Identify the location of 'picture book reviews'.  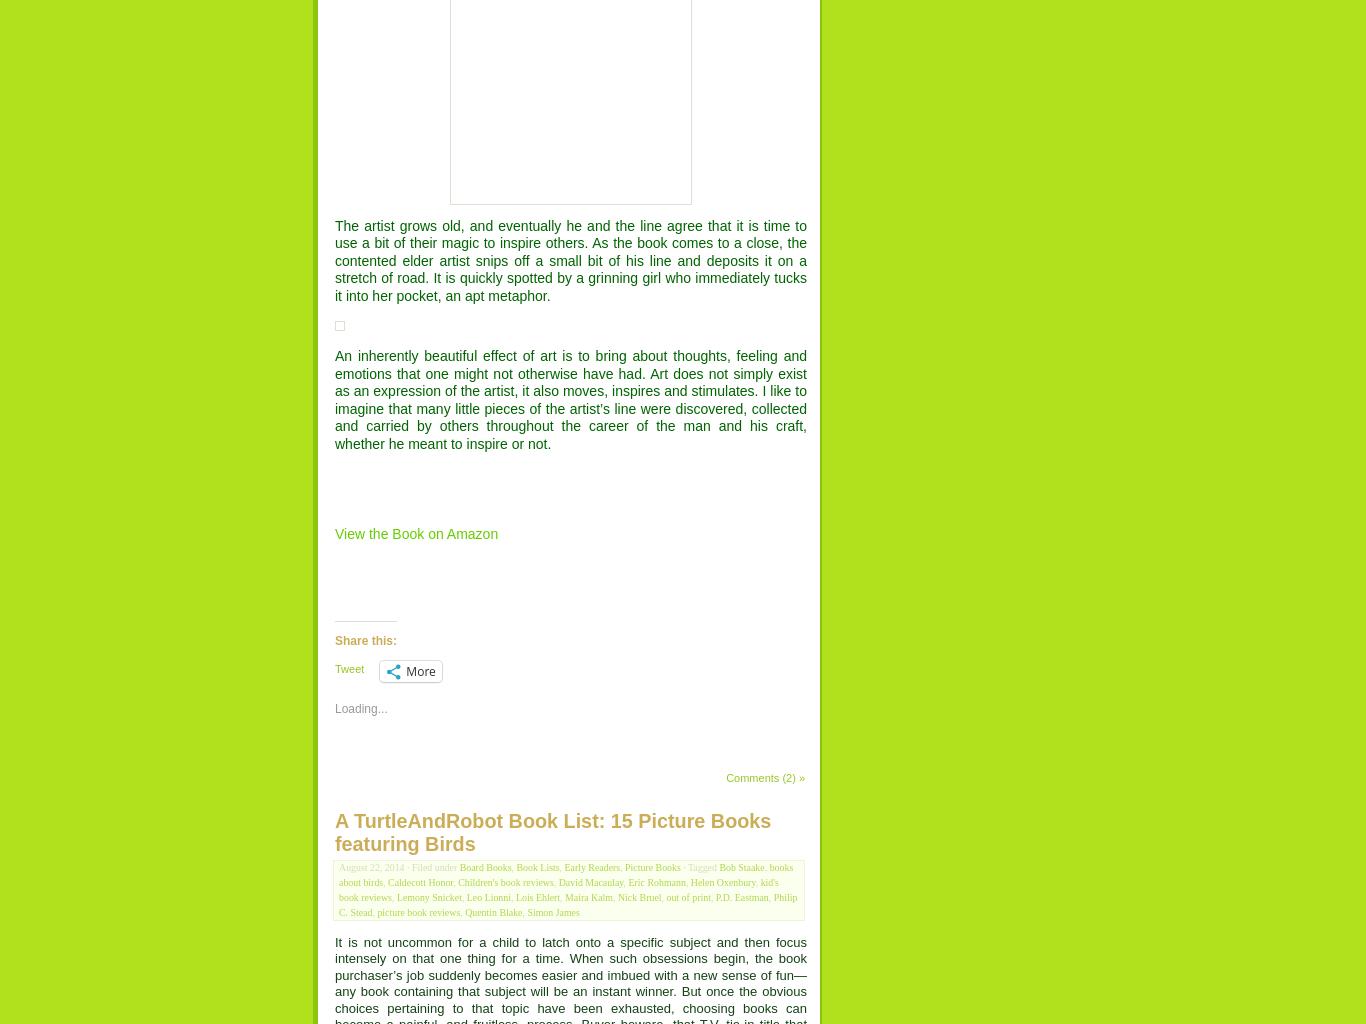
(376, 910).